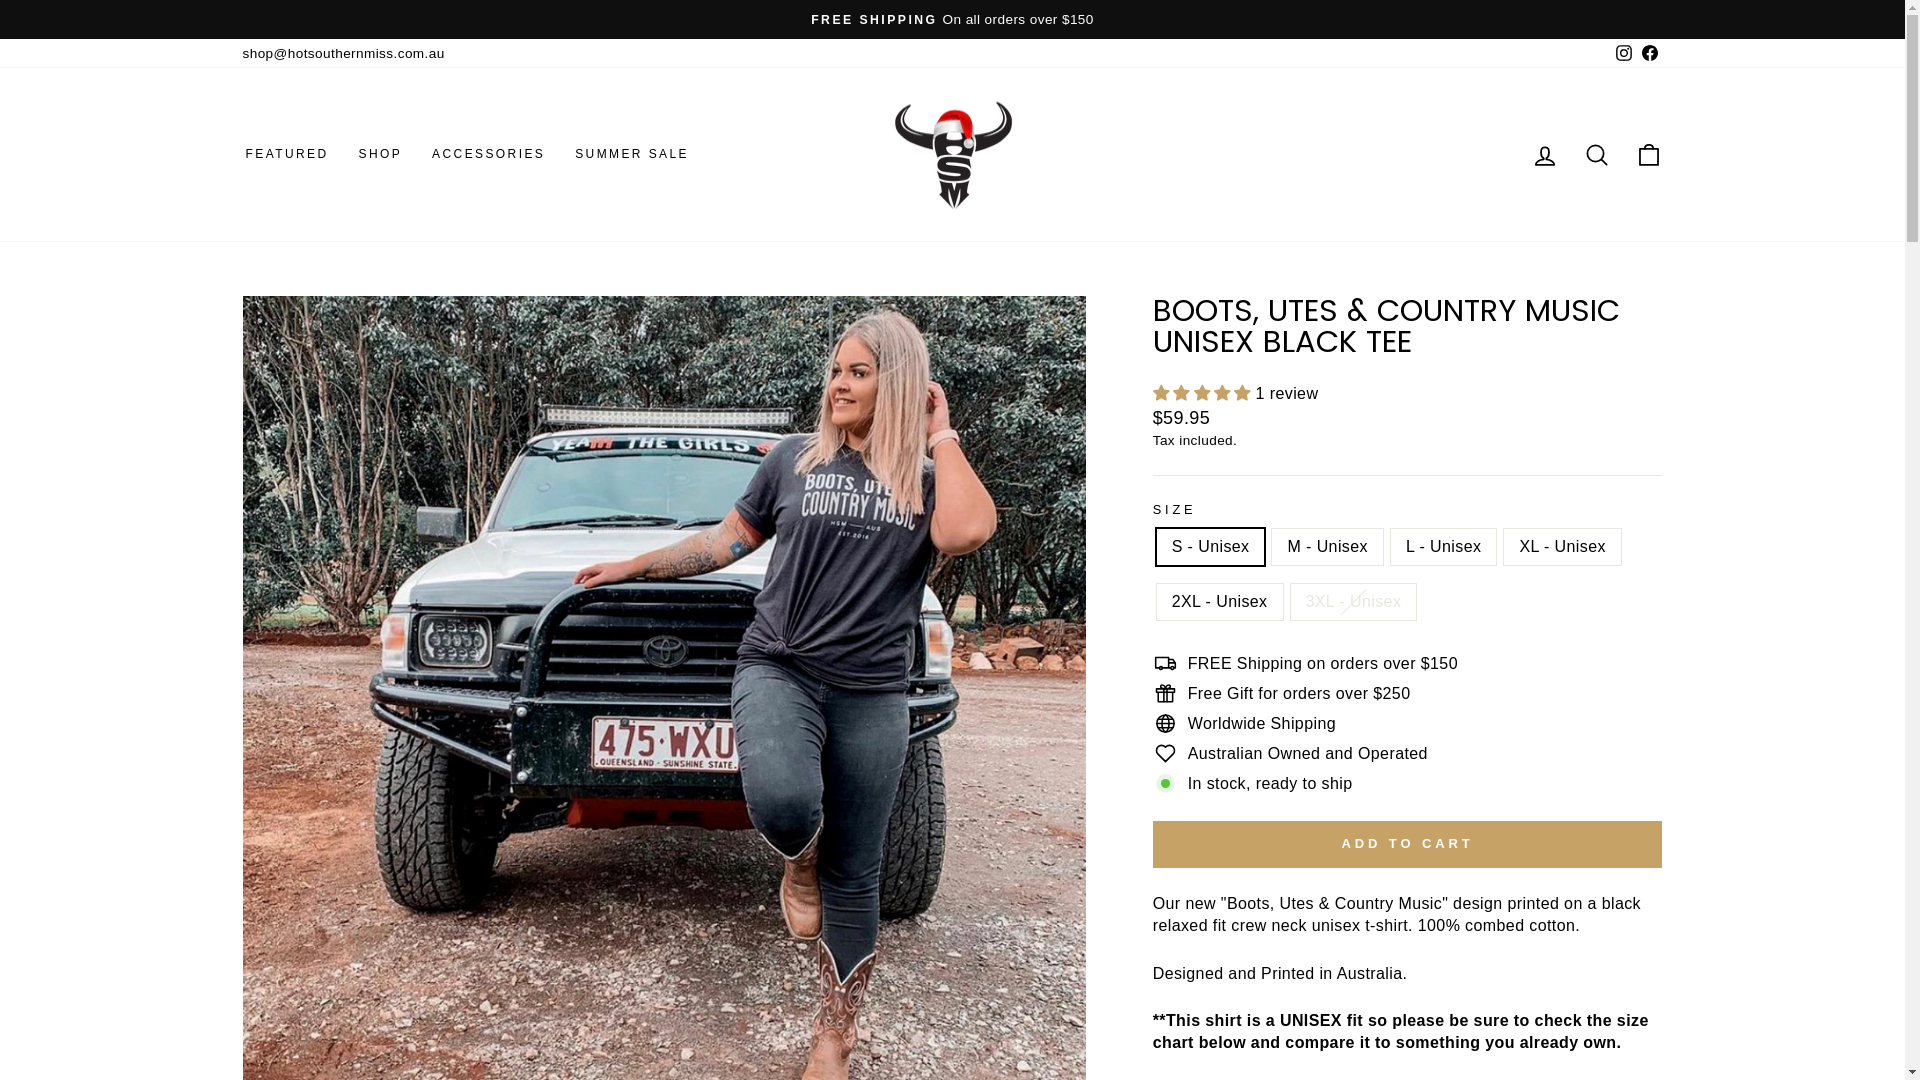 This screenshot has width=1920, height=1080. Describe the element at coordinates (1649, 52) in the screenshot. I see `'Facebook'` at that location.